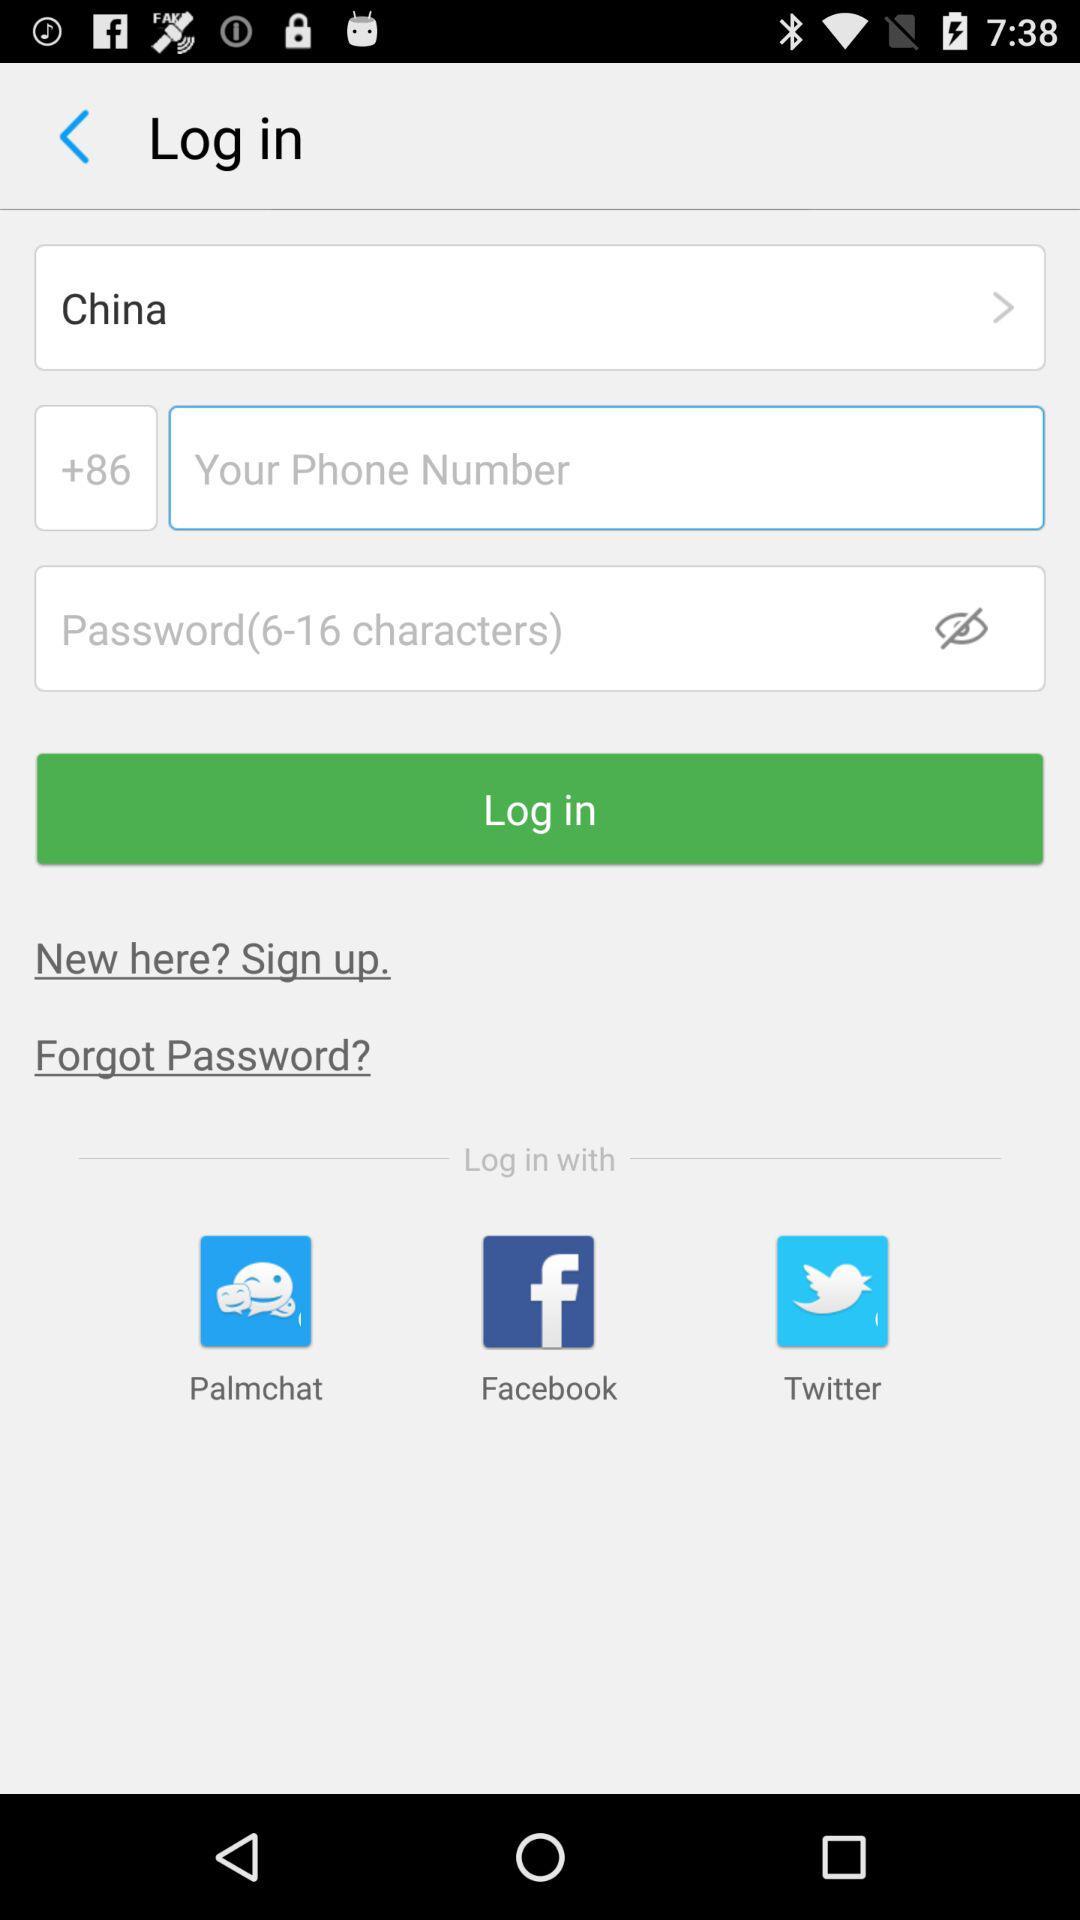 This screenshot has height=1920, width=1080. Describe the element at coordinates (540, 627) in the screenshot. I see `input password` at that location.